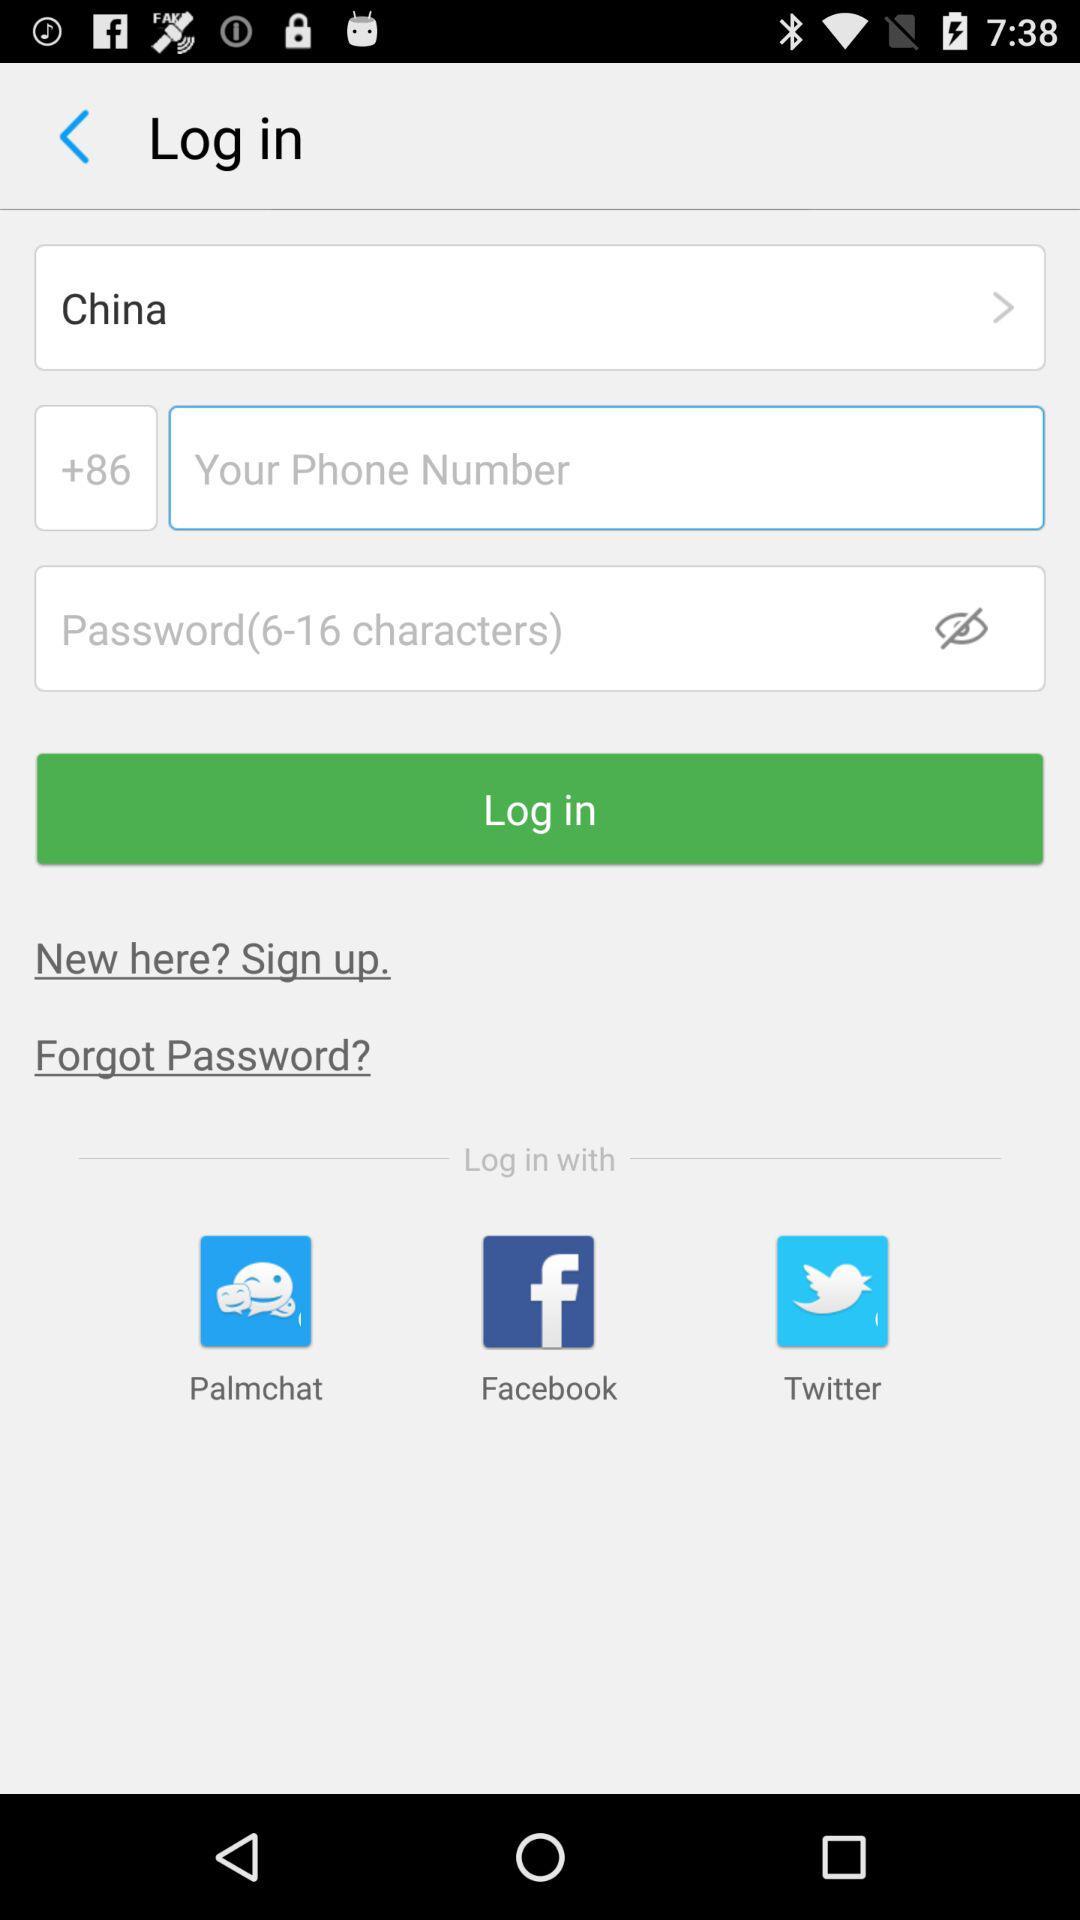 This screenshot has height=1920, width=1080. Describe the element at coordinates (540, 627) in the screenshot. I see `input password` at that location.